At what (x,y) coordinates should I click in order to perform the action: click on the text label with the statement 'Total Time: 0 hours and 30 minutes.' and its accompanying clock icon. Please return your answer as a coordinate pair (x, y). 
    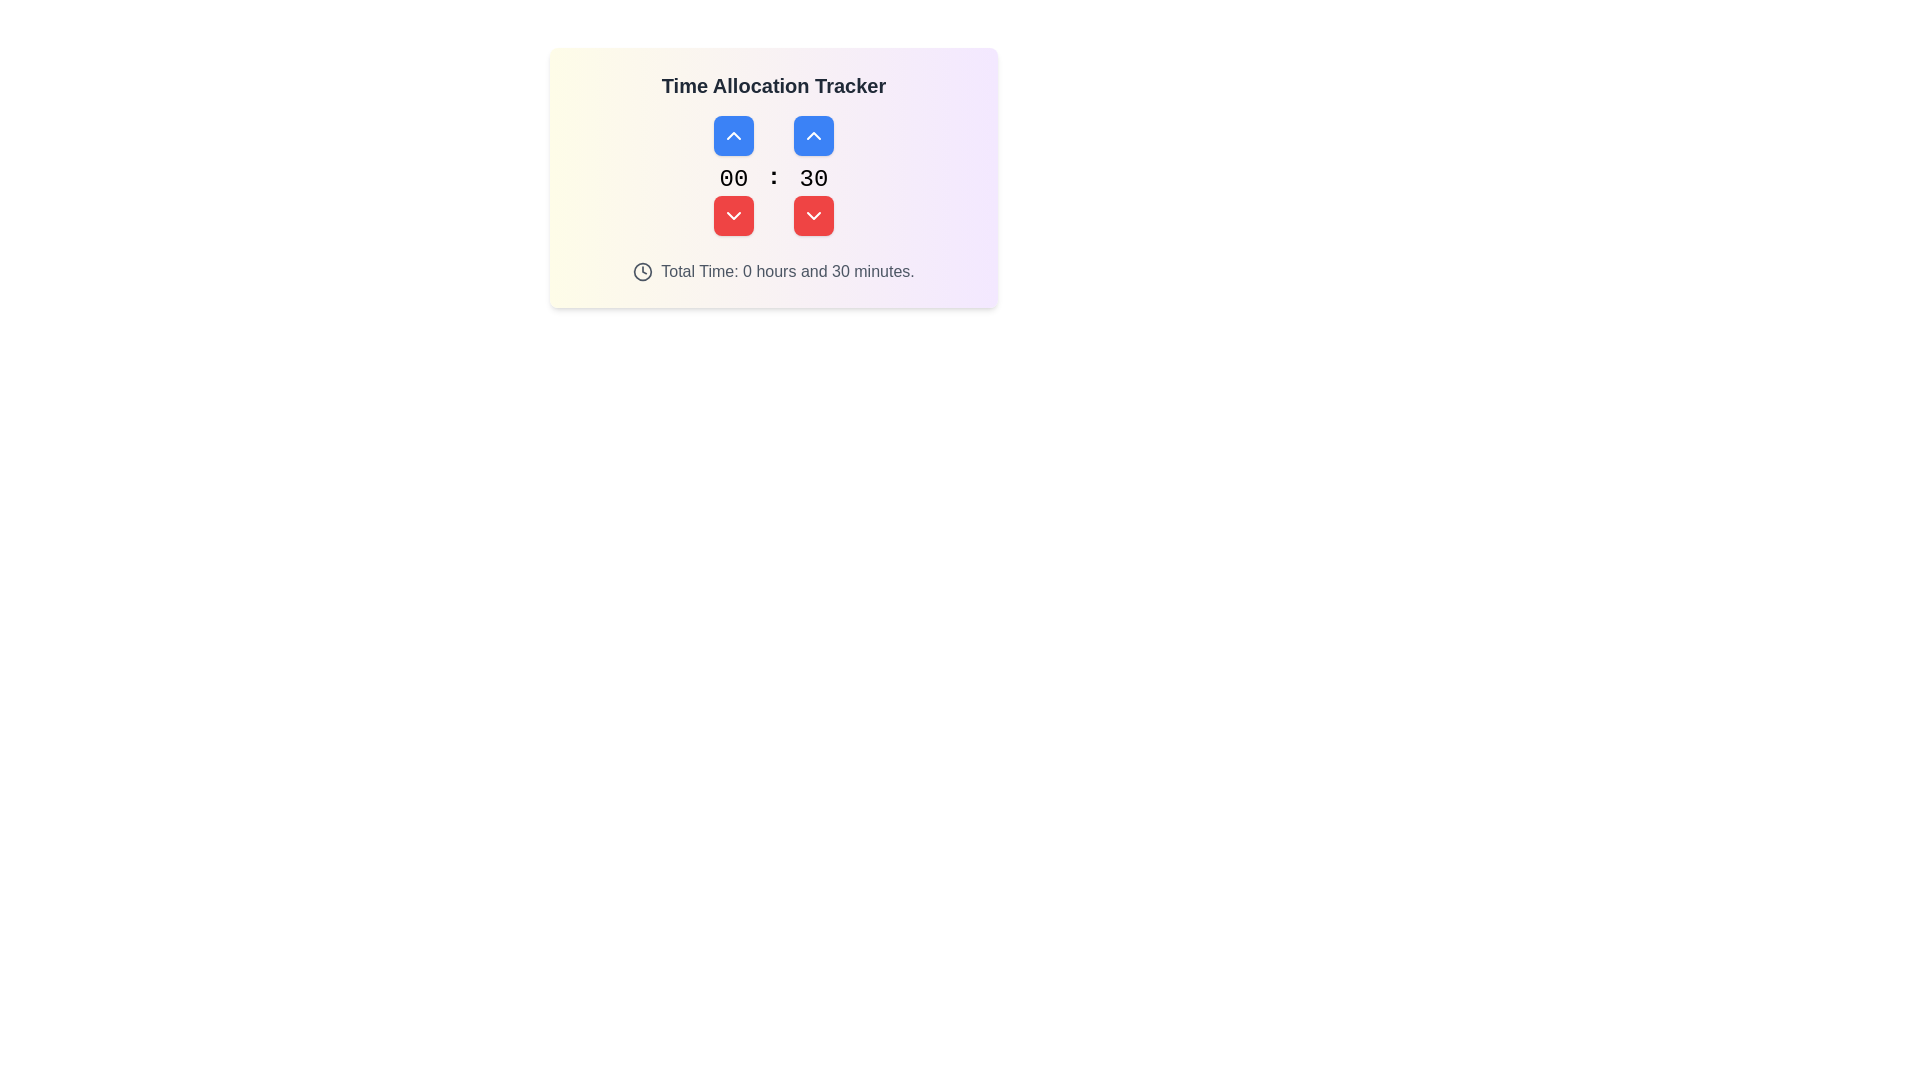
    Looking at the image, I should click on (772, 272).